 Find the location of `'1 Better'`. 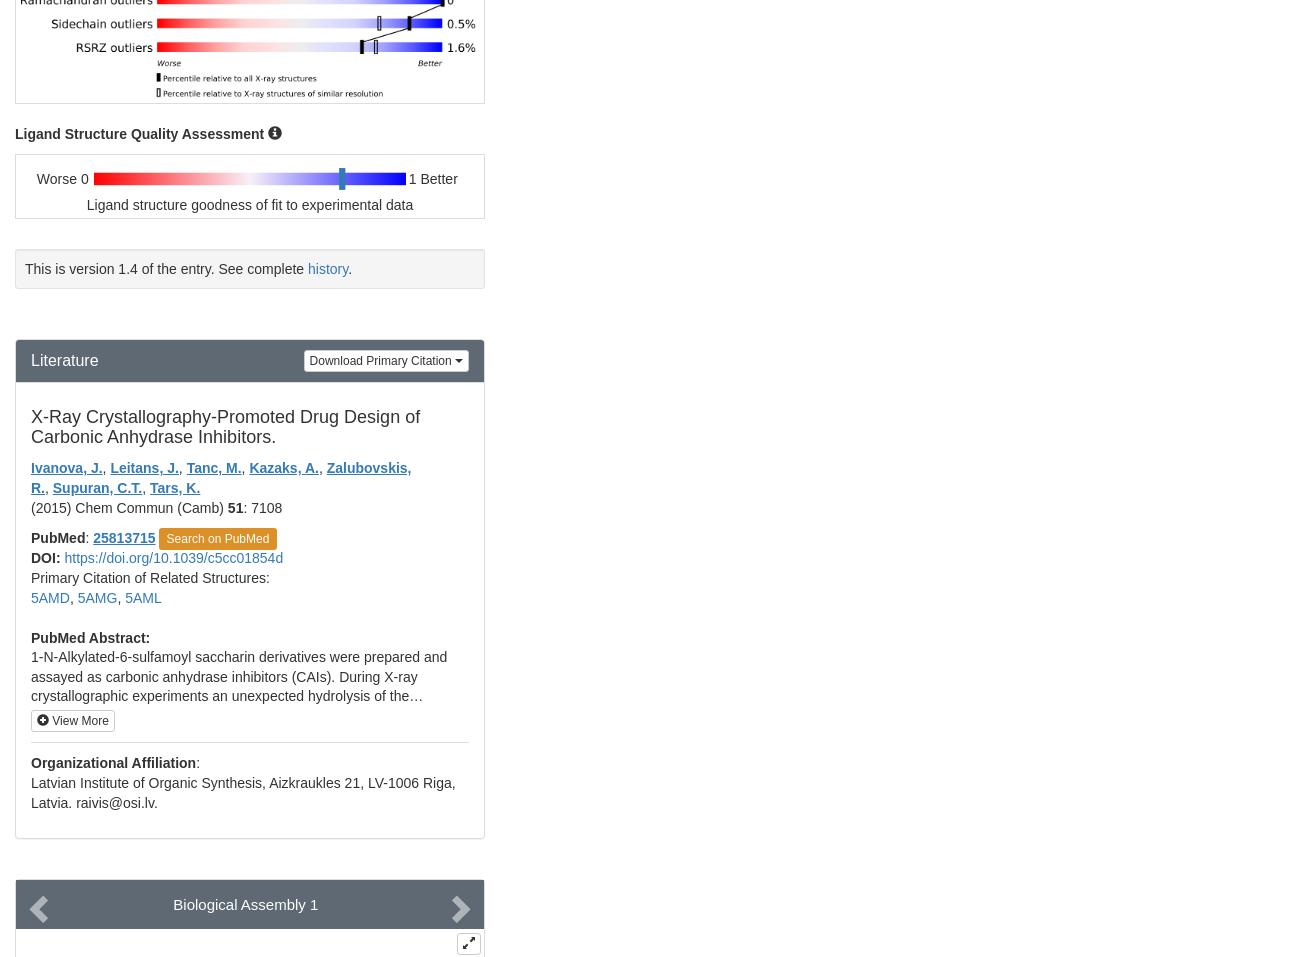

'1 Better' is located at coordinates (432, 178).